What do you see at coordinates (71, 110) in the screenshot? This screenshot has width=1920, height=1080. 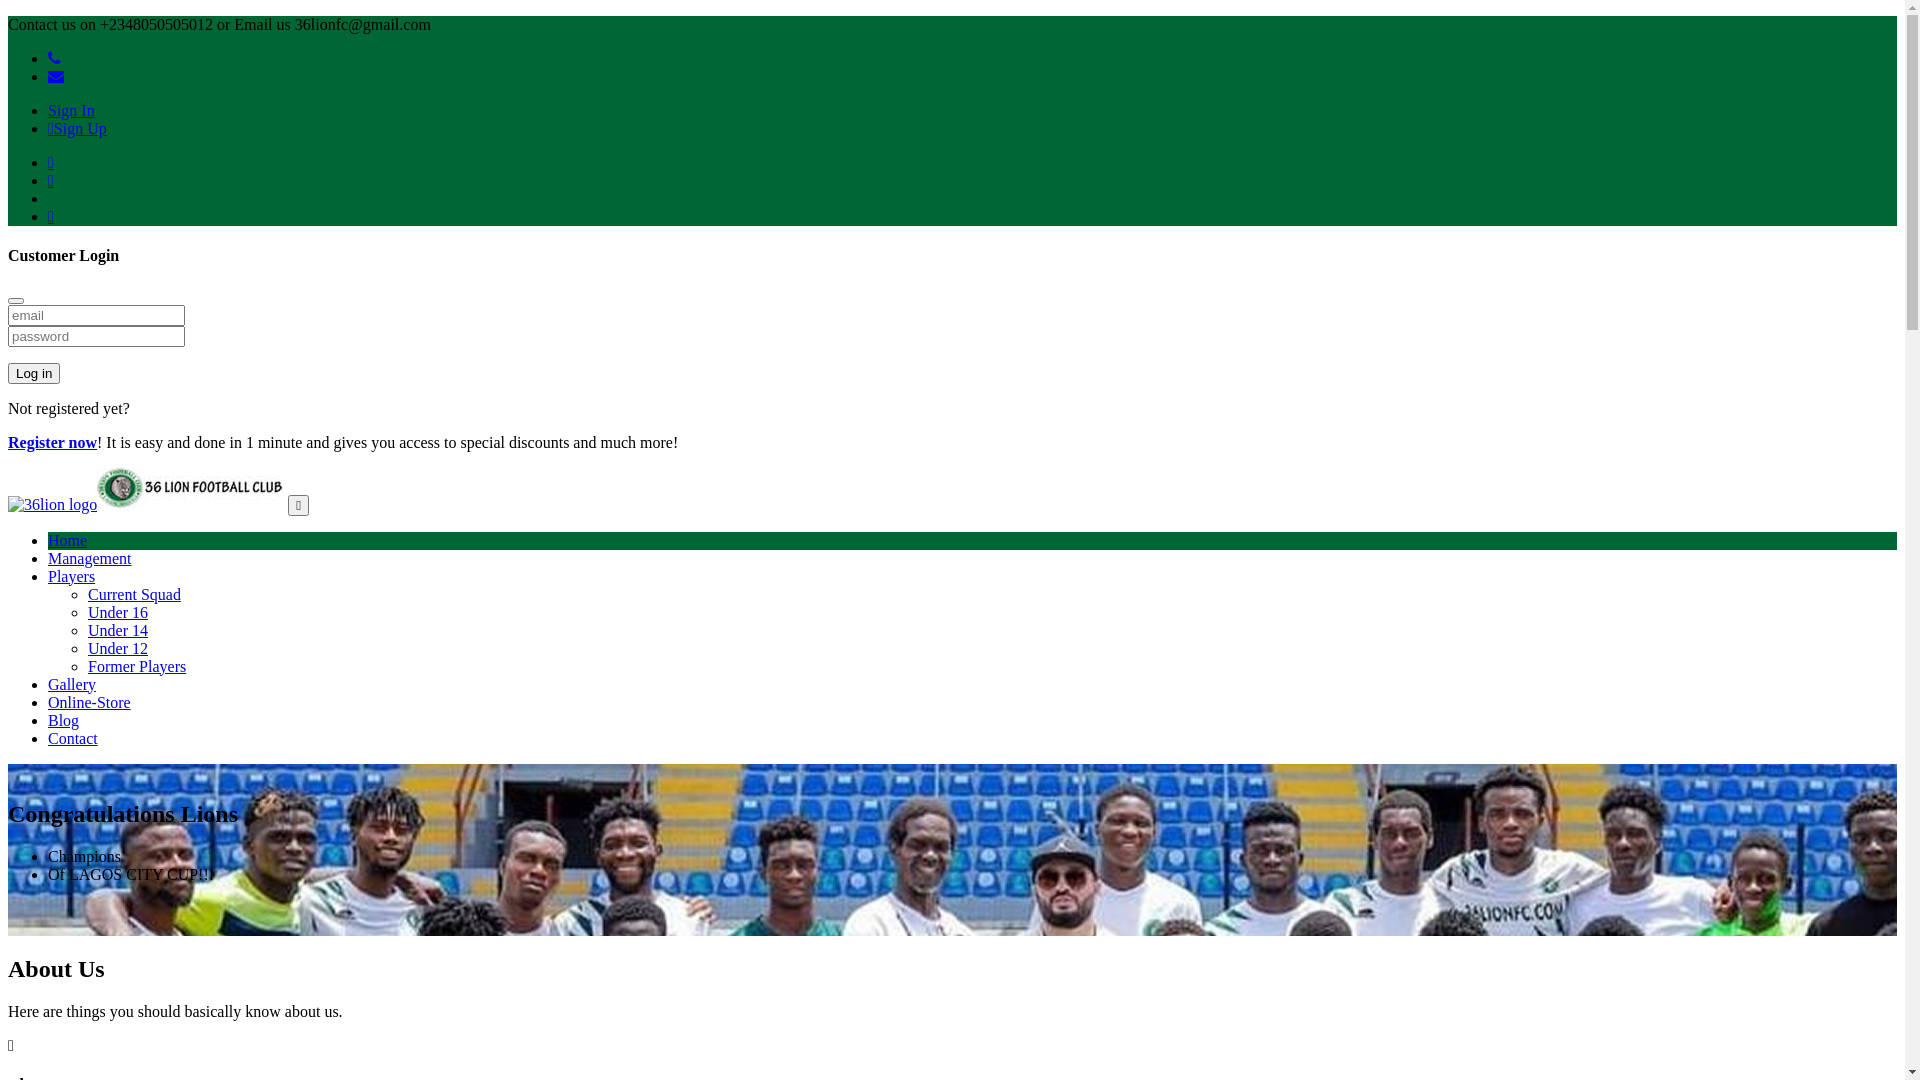 I see `'Sign In'` at bounding box center [71, 110].